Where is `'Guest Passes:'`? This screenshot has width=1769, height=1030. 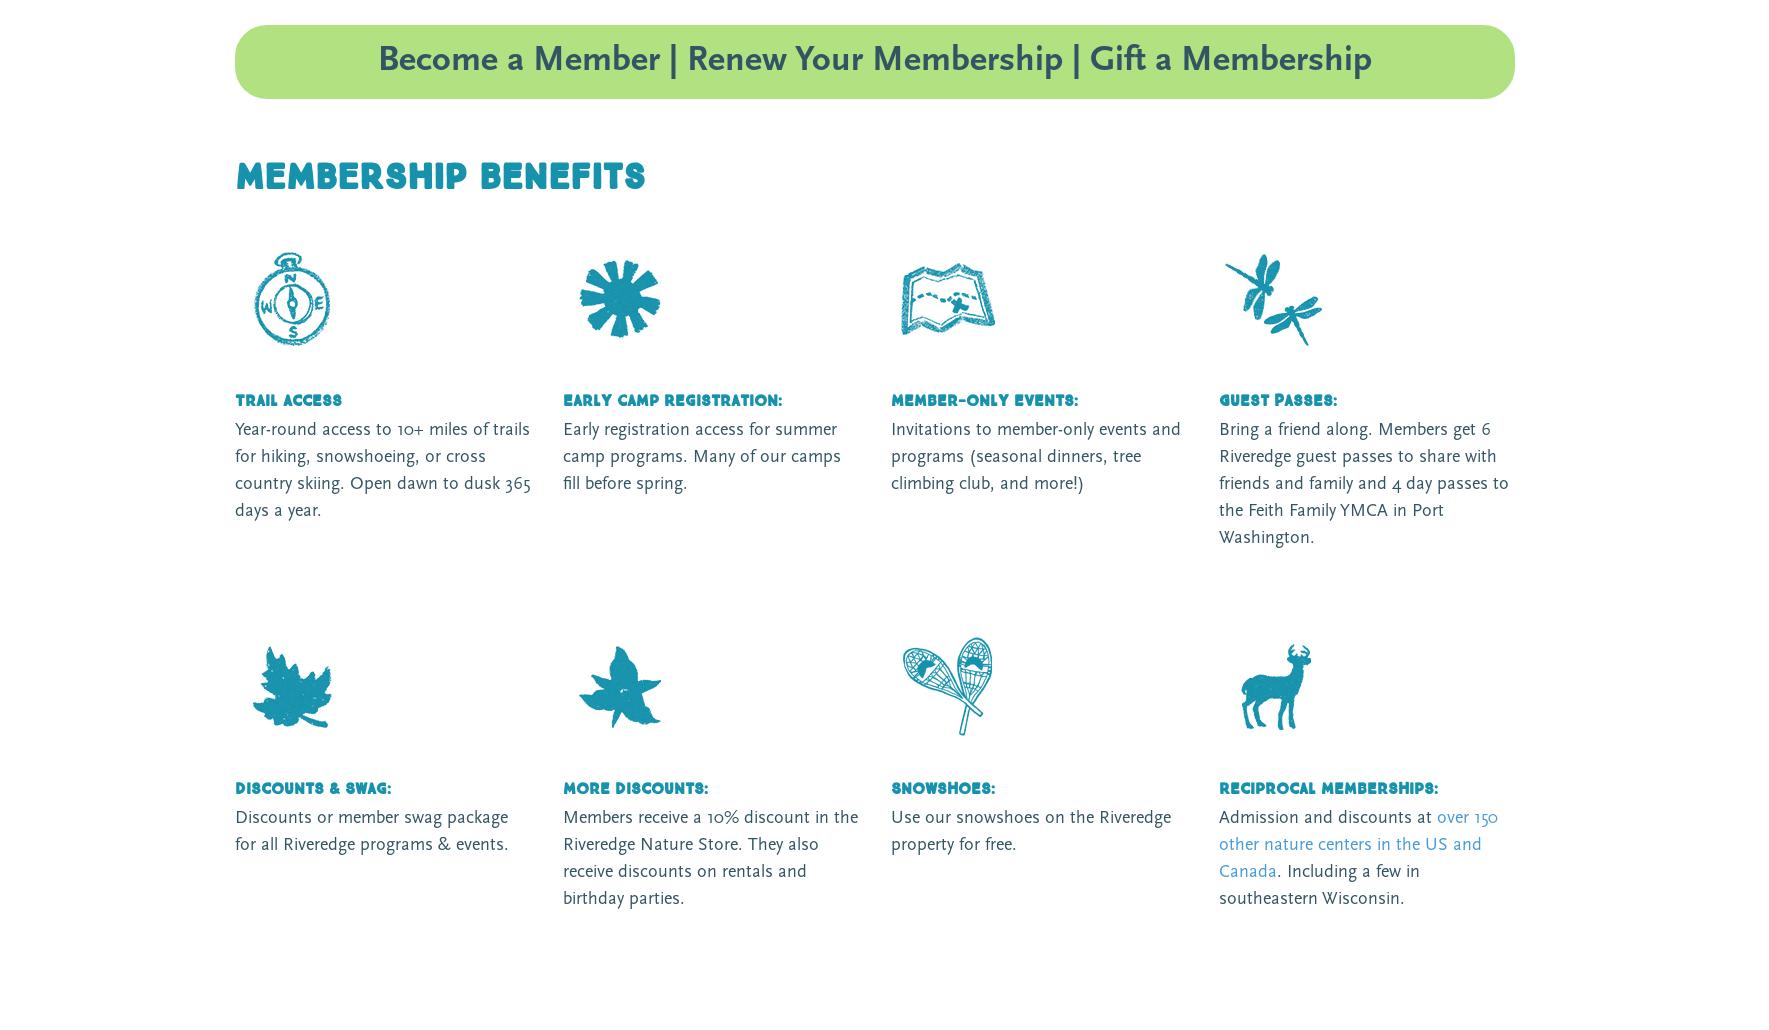
'Guest Passes:' is located at coordinates (1277, 400).